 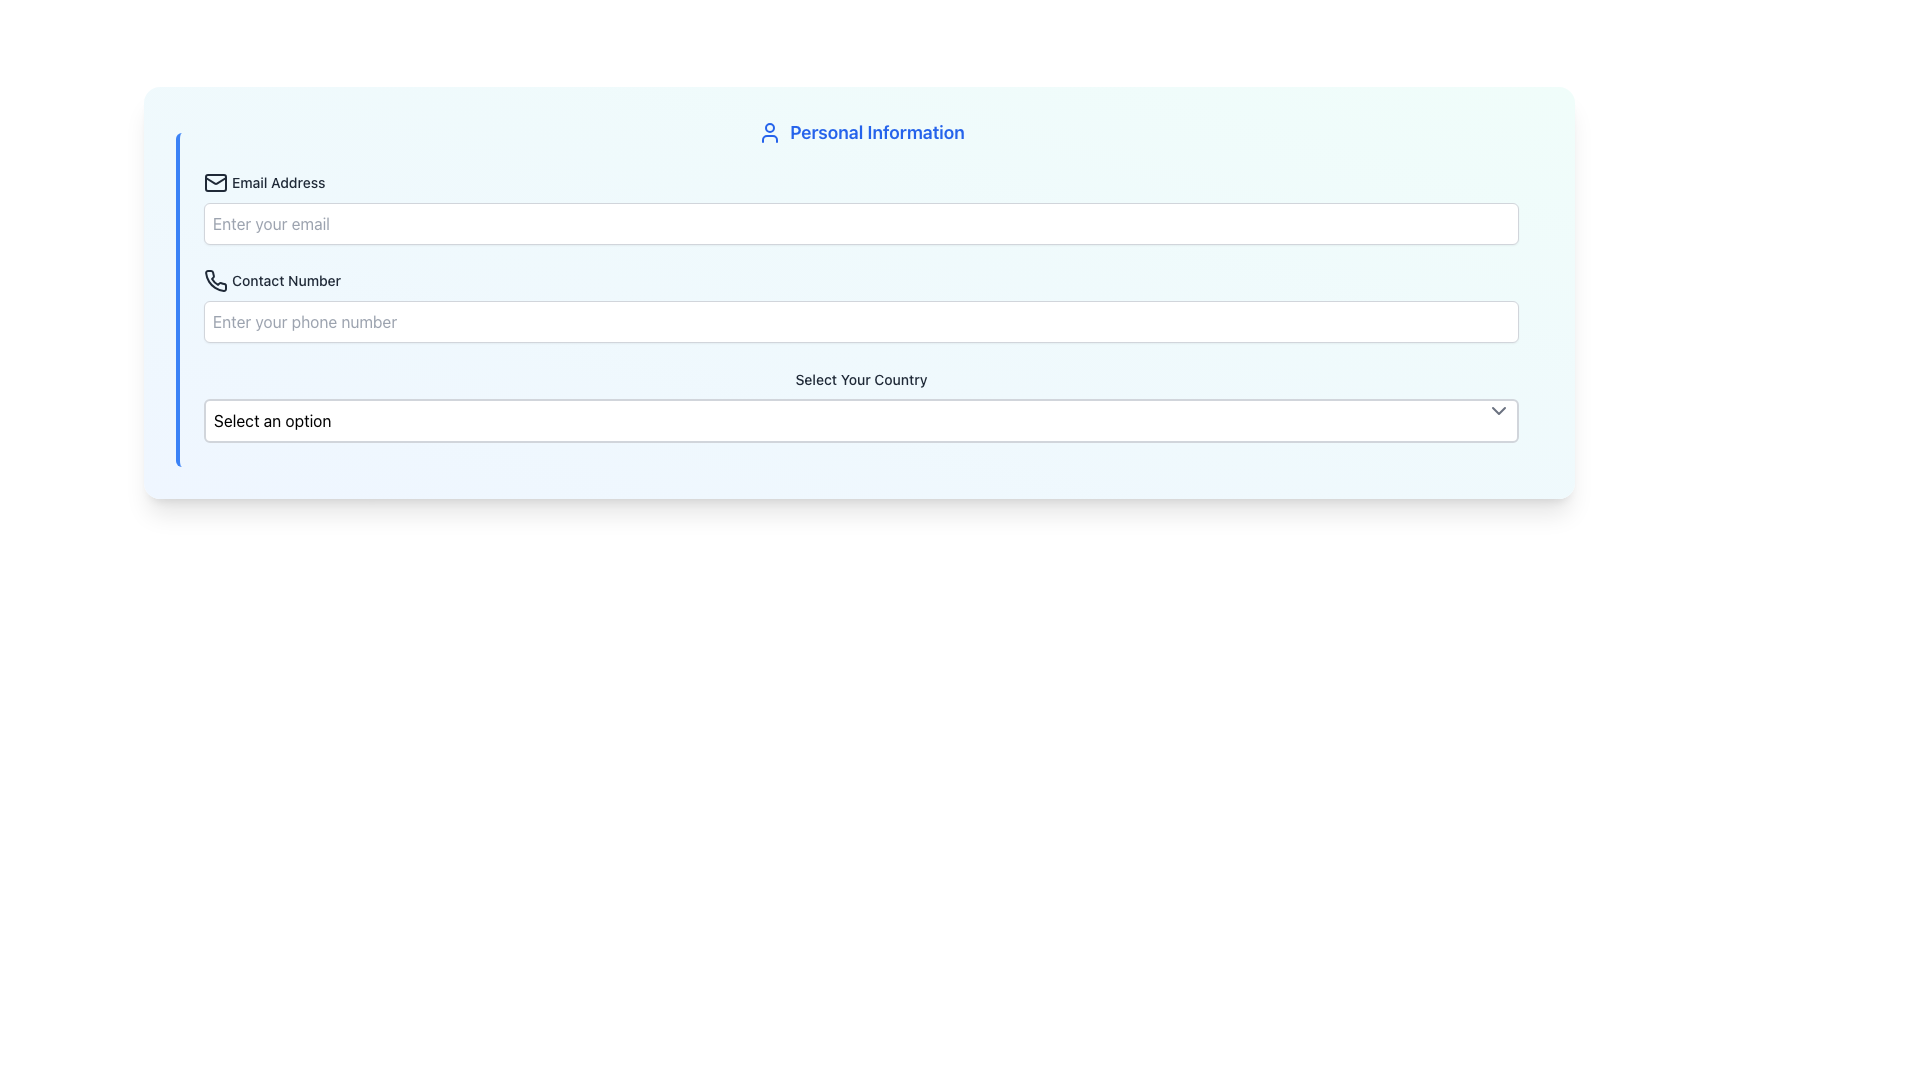 I want to click on the visual indicator icon for the 'Contact Number' input field, located to the left of the label and input field in the form, so click(x=216, y=280).